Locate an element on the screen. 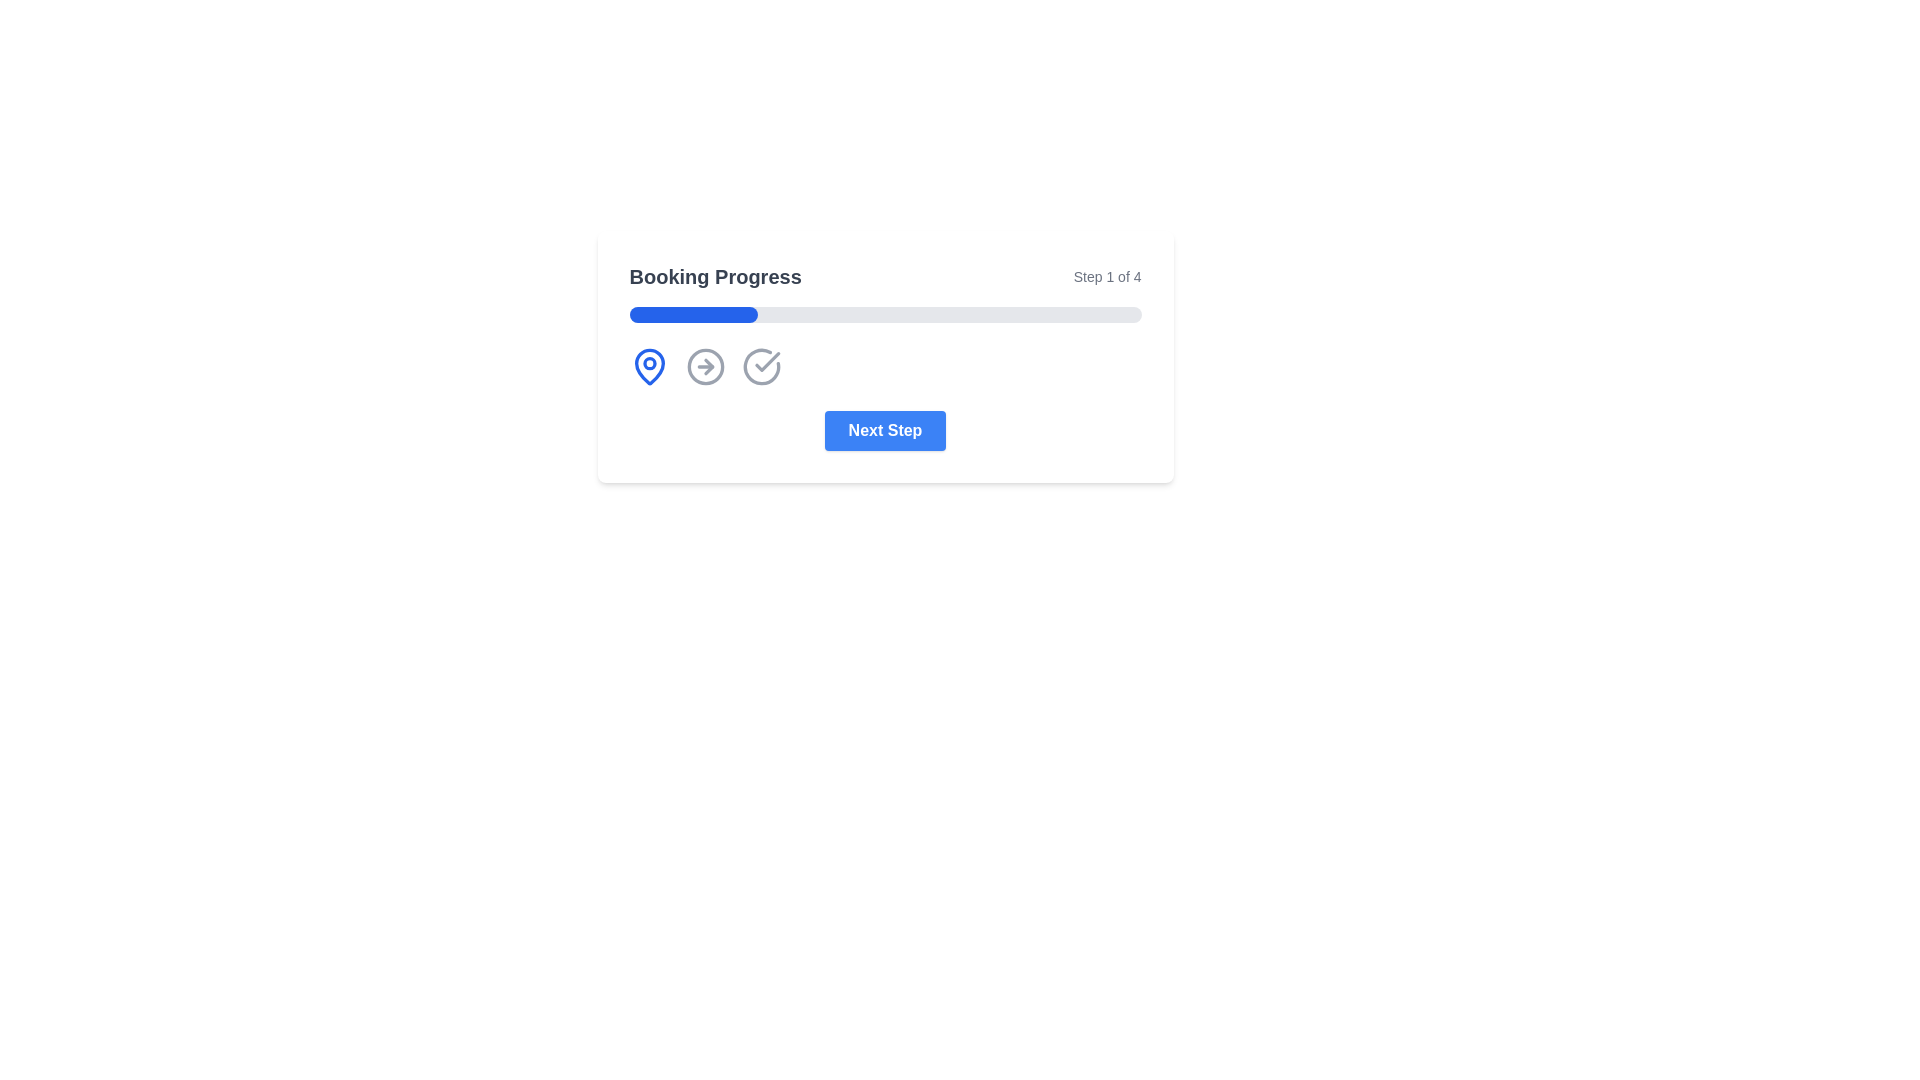 This screenshot has width=1920, height=1080. the third icon in a row of four, which features a circular outline with an incomplete checkmark design, located below the progress bar and above the 'Next Step' button is located at coordinates (760, 366).